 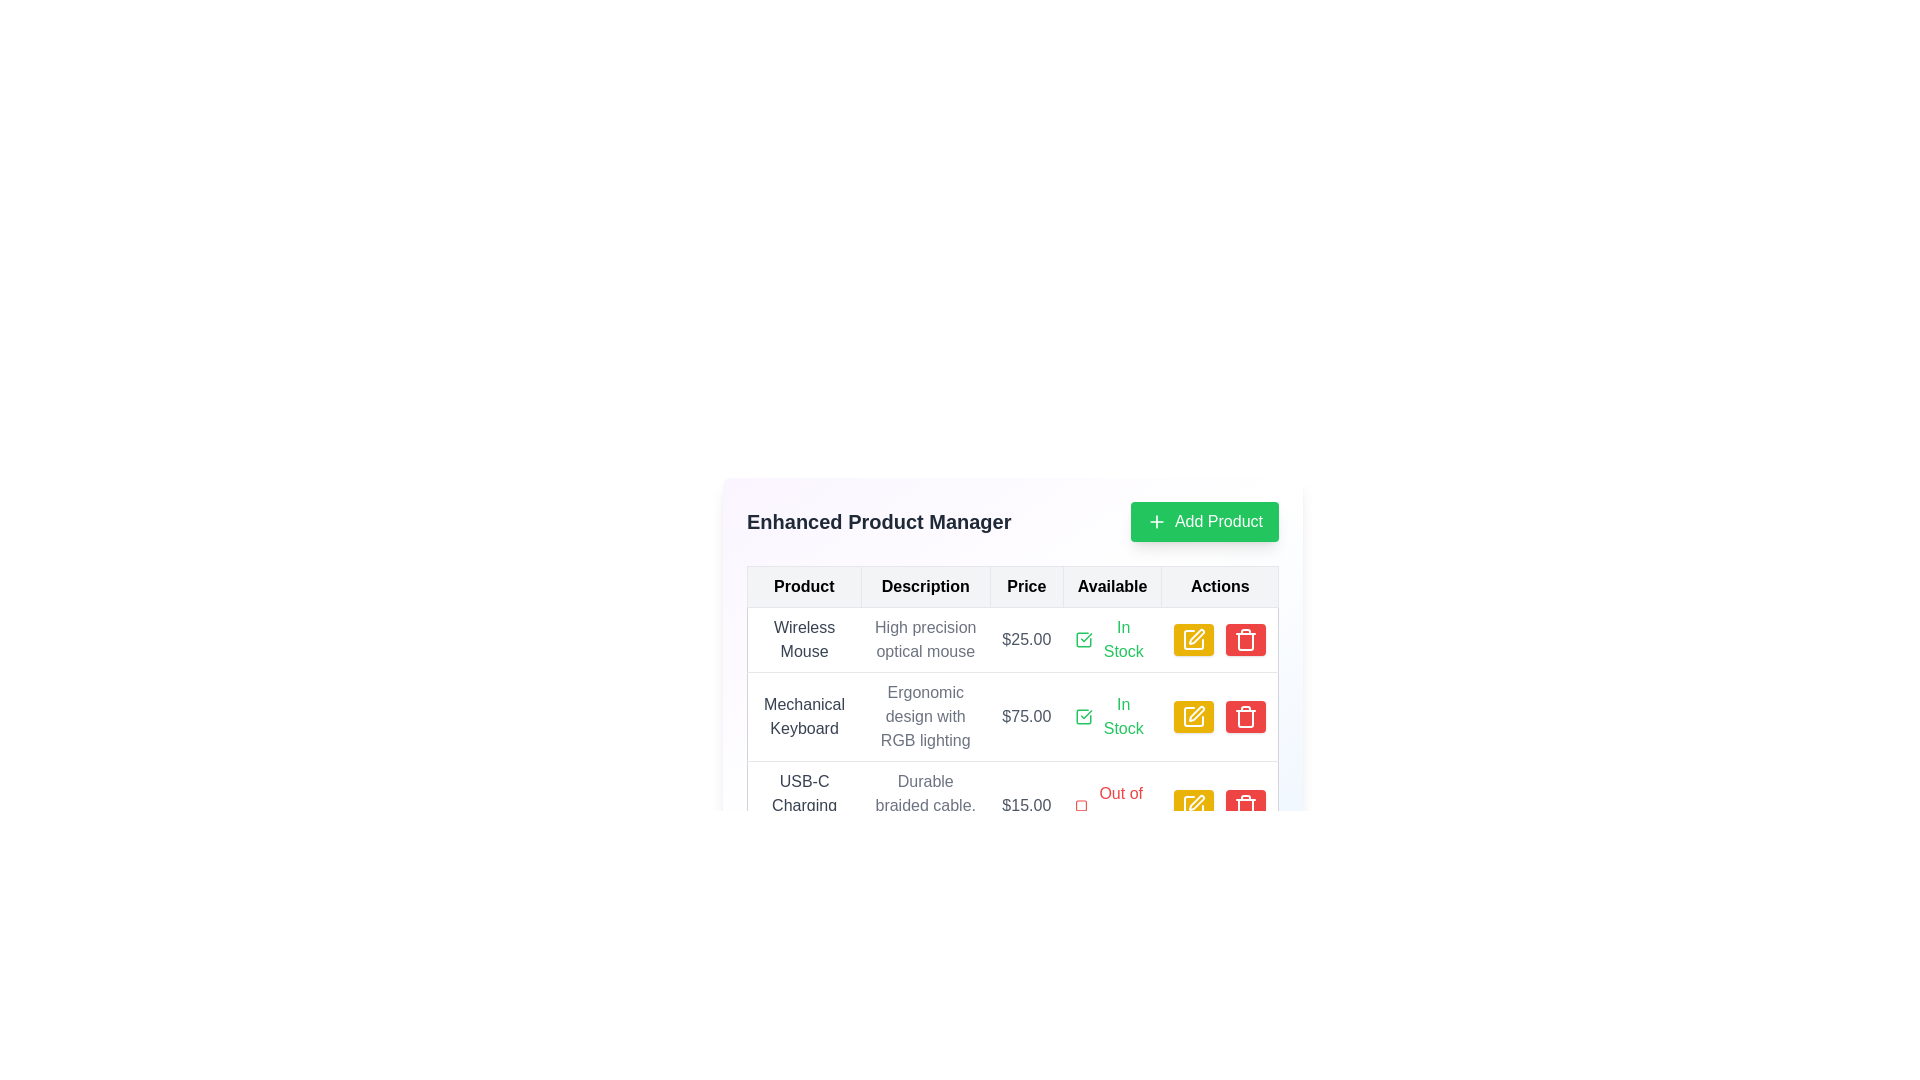 What do you see at coordinates (1196, 636) in the screenshot?
I see `the edit icon for the 'Wireless Mouse' product to initiate editing` at bounding box center [1196, 636].